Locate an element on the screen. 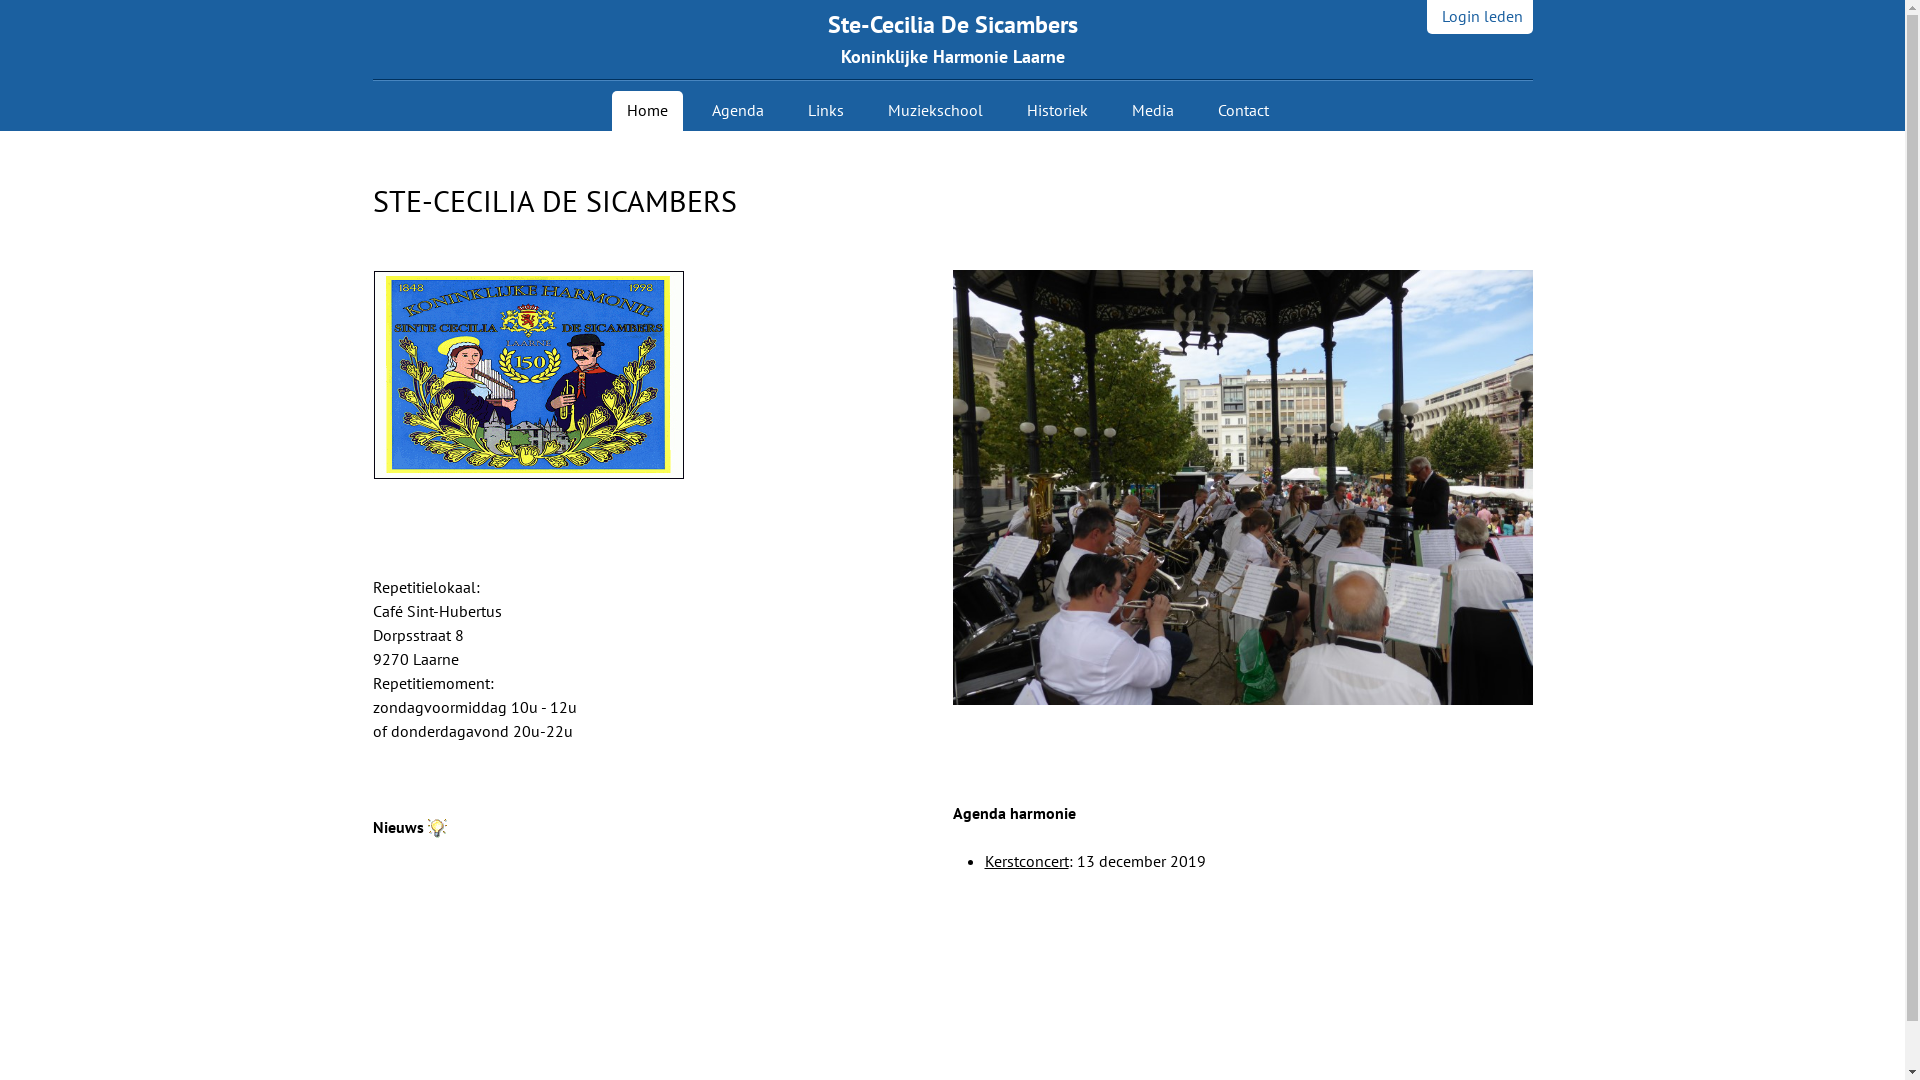  'Agenda' is located at coordinates (736, 111).